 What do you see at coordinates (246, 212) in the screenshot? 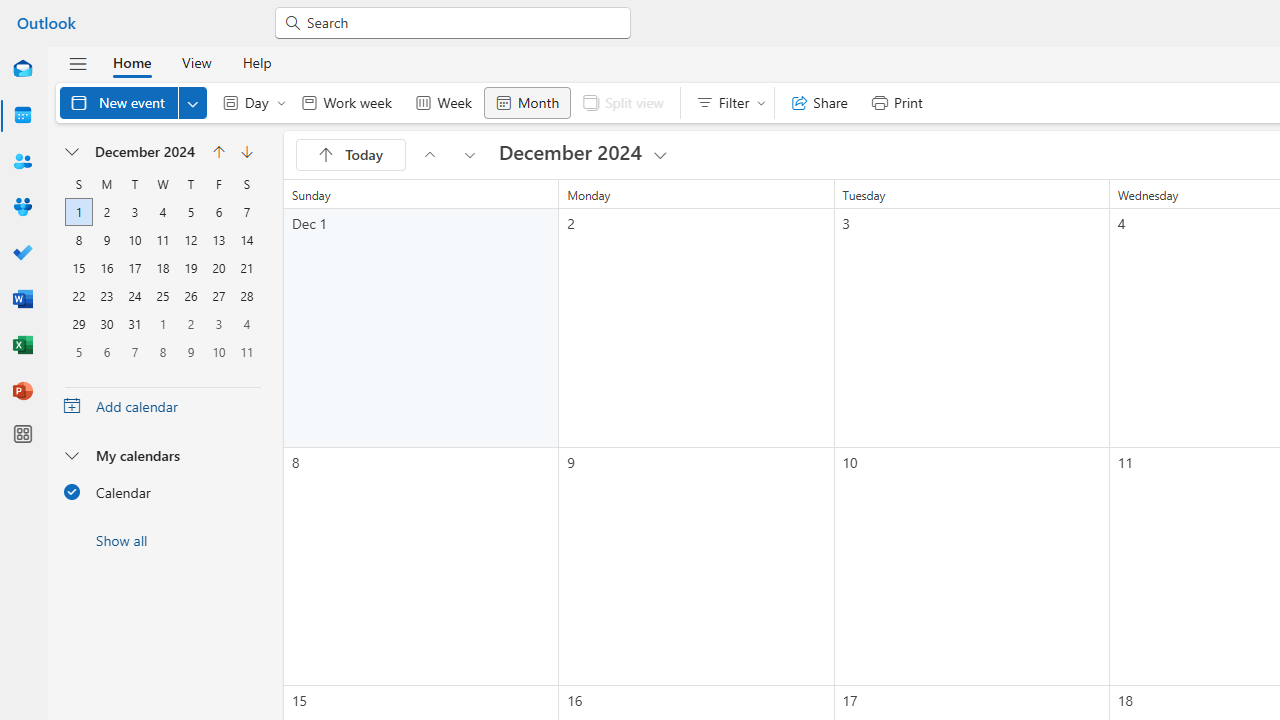
I see `'7, December, 2024'` at bounding box center [246, 212].